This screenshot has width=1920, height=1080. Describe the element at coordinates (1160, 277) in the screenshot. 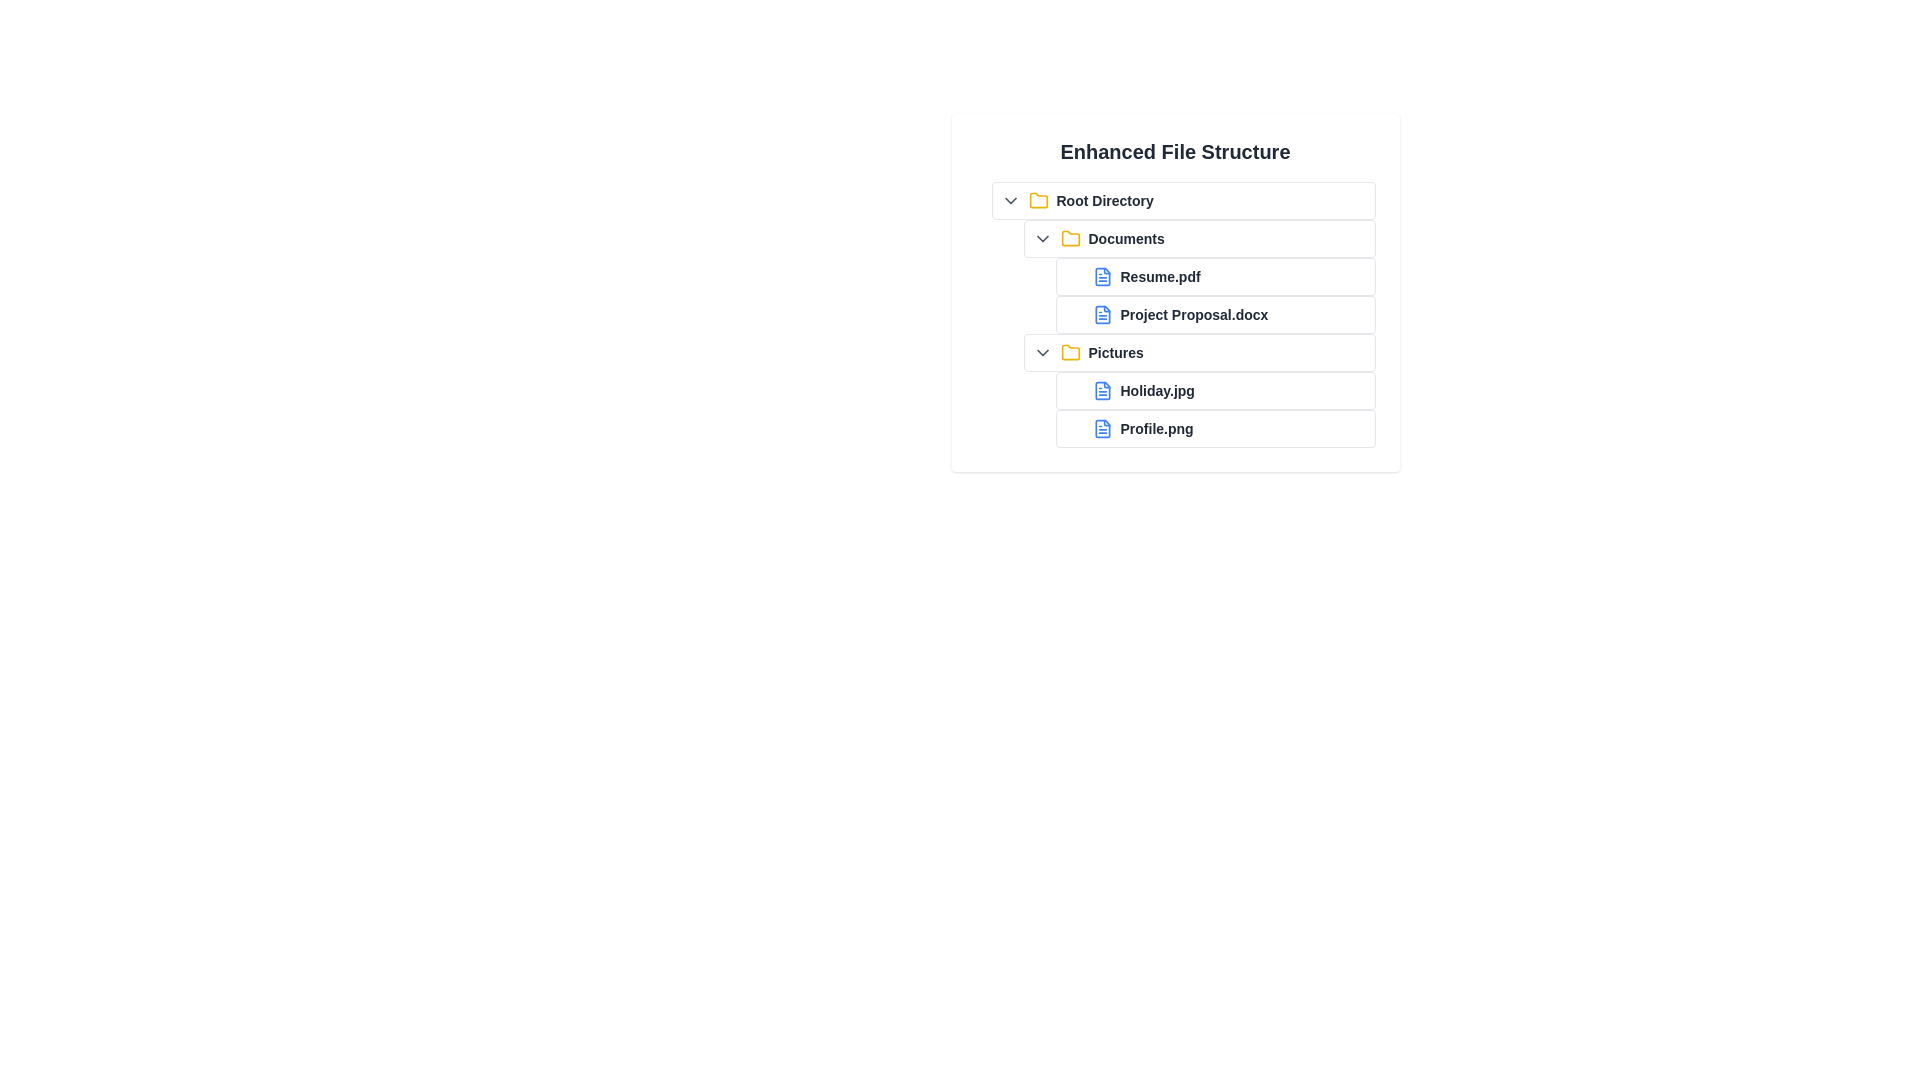

I see `the 'Resume.pdf' file name label located in the 'Documents' folder, which is the first file listed and has a document icon to the left of the text` at that location.